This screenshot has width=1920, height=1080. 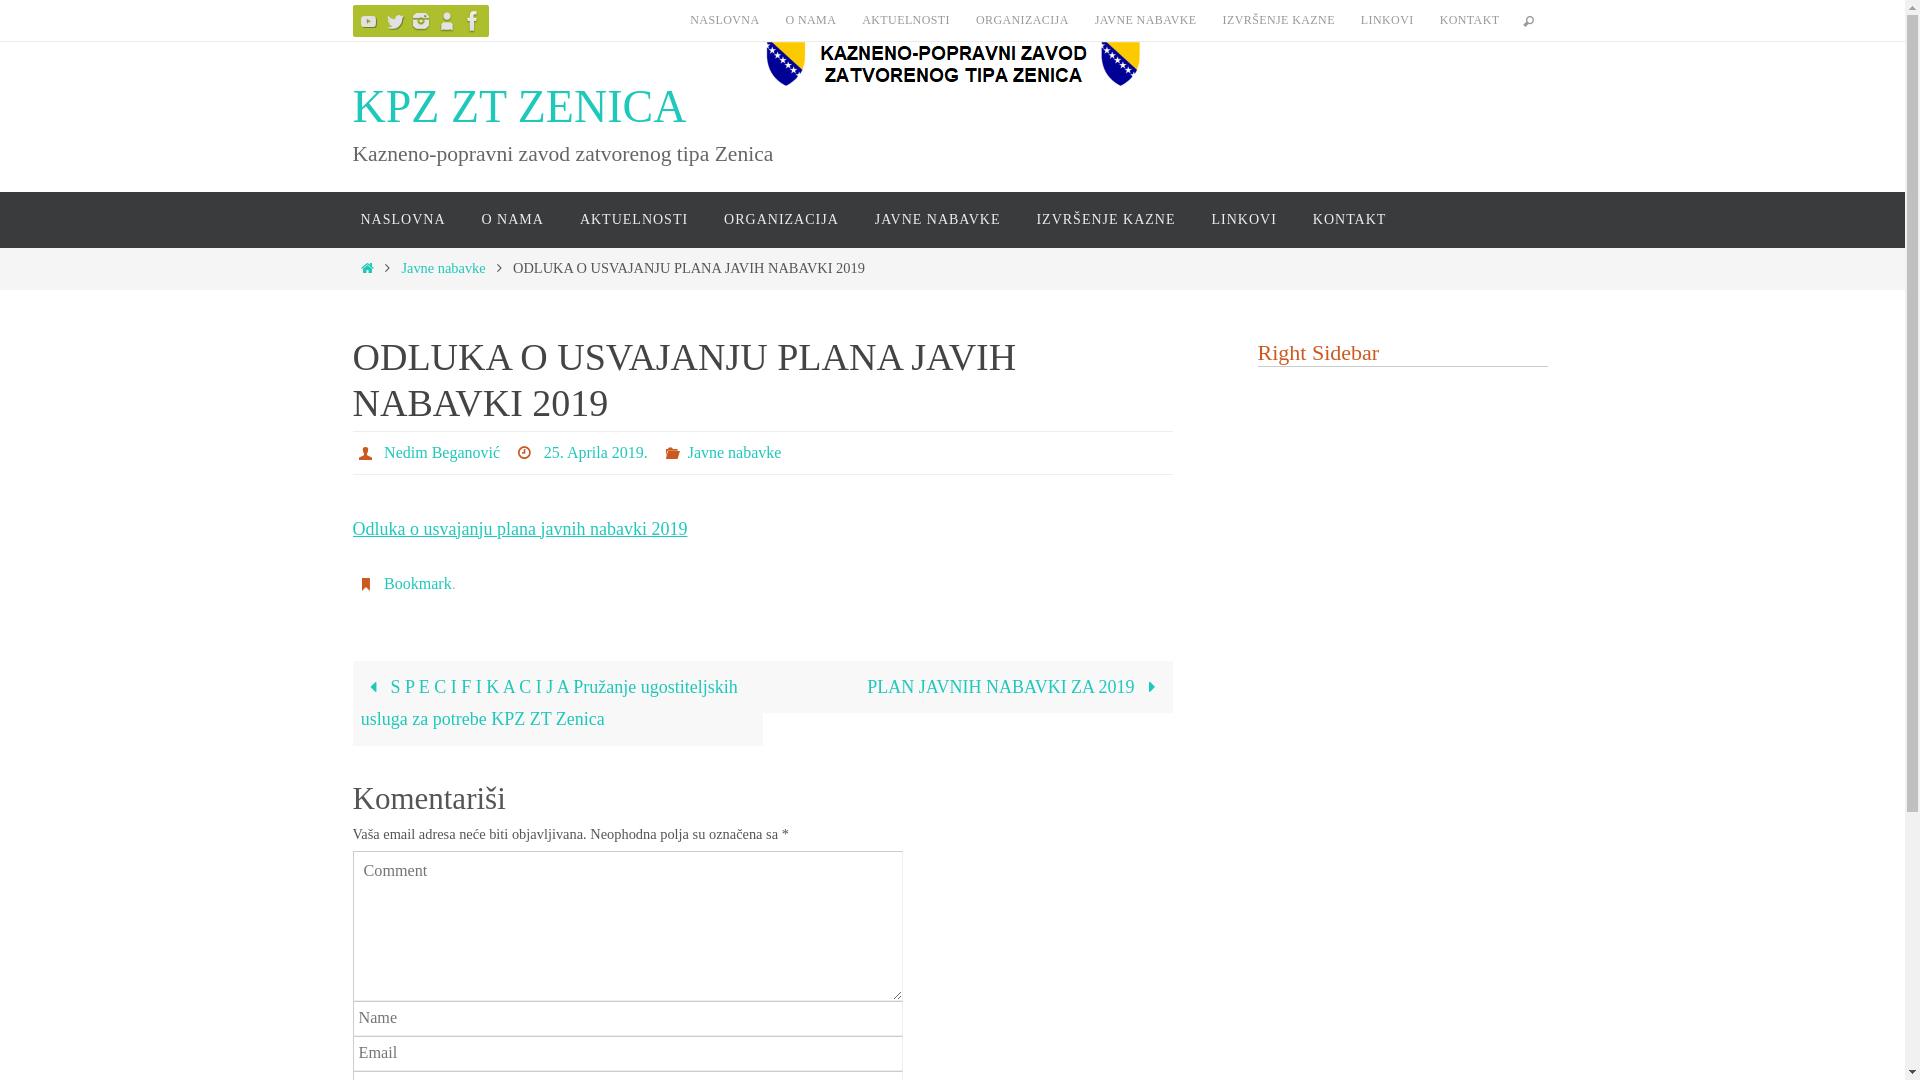 What do you see at coordinates (1386, 19) in the screenshot?
I see `'LINKOVI'` at bounding box center [1386, 19].